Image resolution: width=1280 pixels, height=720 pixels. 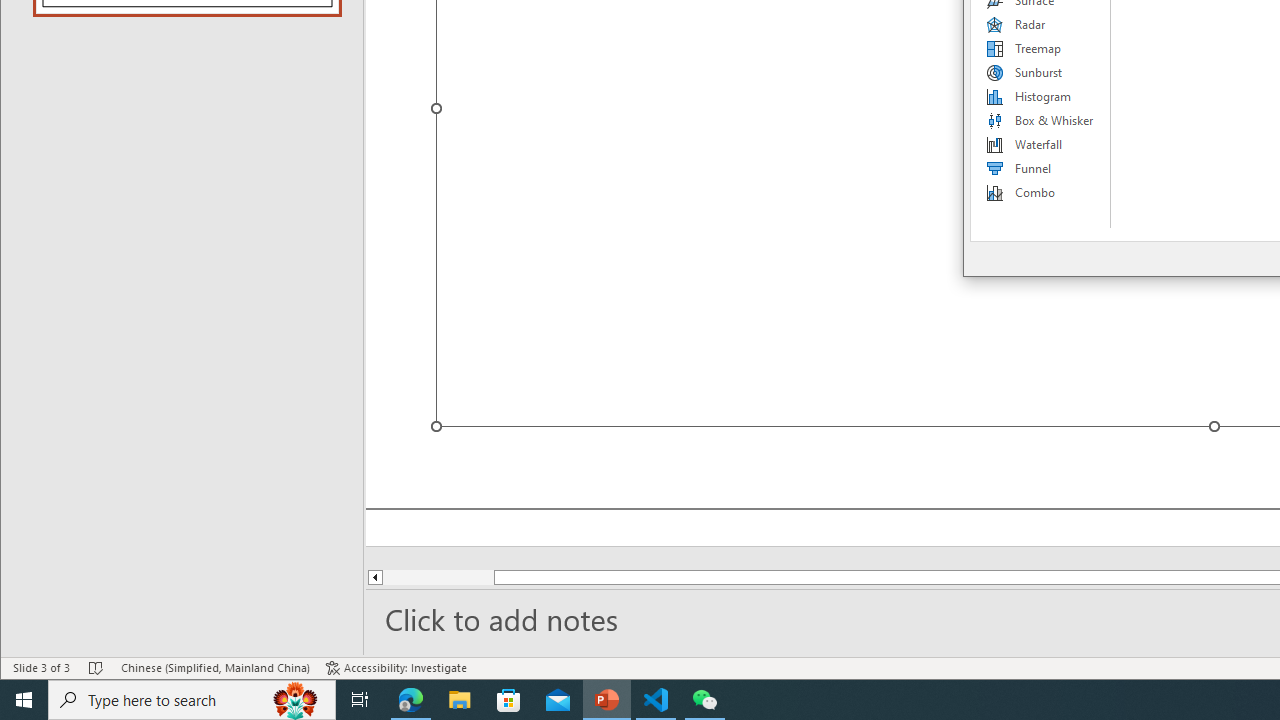 What do you see at coordinates (1040, 120) in the screenshot?
I see `'Box & Whisker'` at bounding box center [1040, 120].